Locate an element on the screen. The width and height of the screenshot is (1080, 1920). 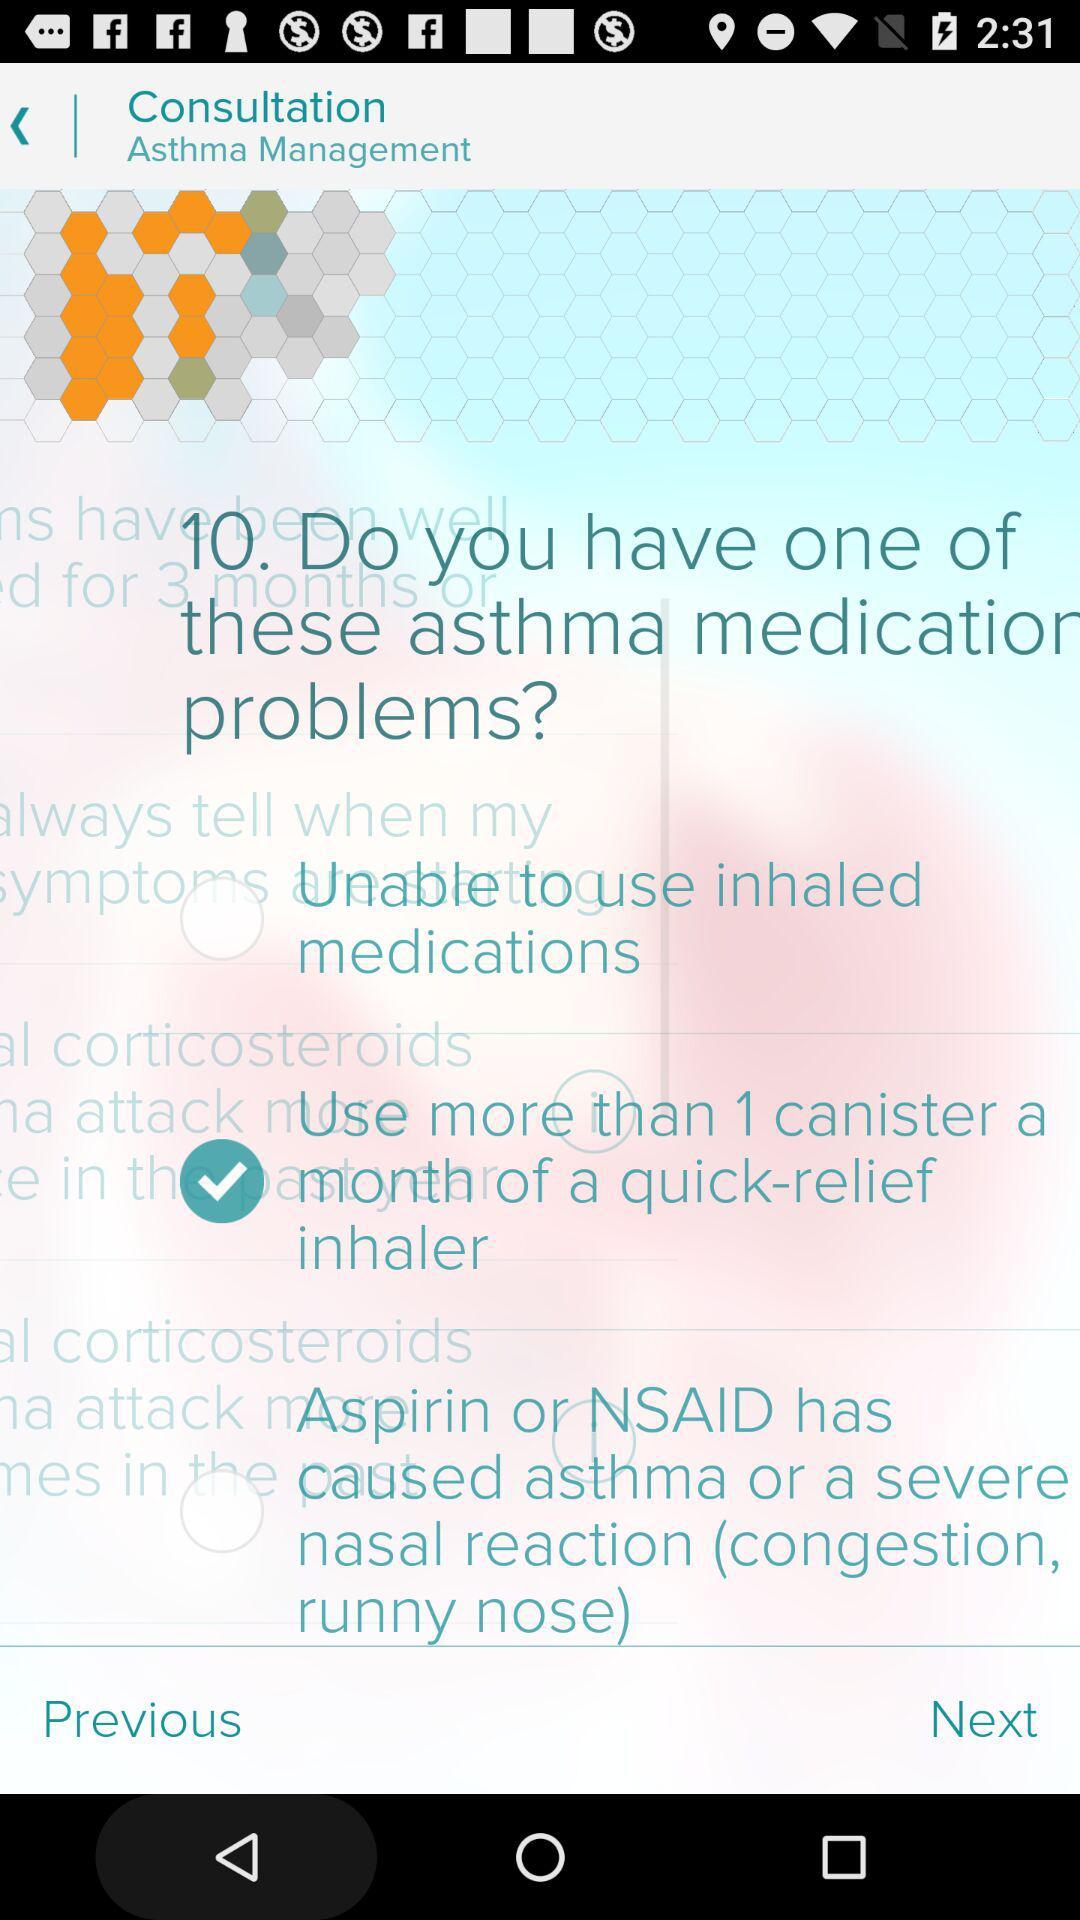
the item at the bottom left corner is located at coordinates (270, 1719).